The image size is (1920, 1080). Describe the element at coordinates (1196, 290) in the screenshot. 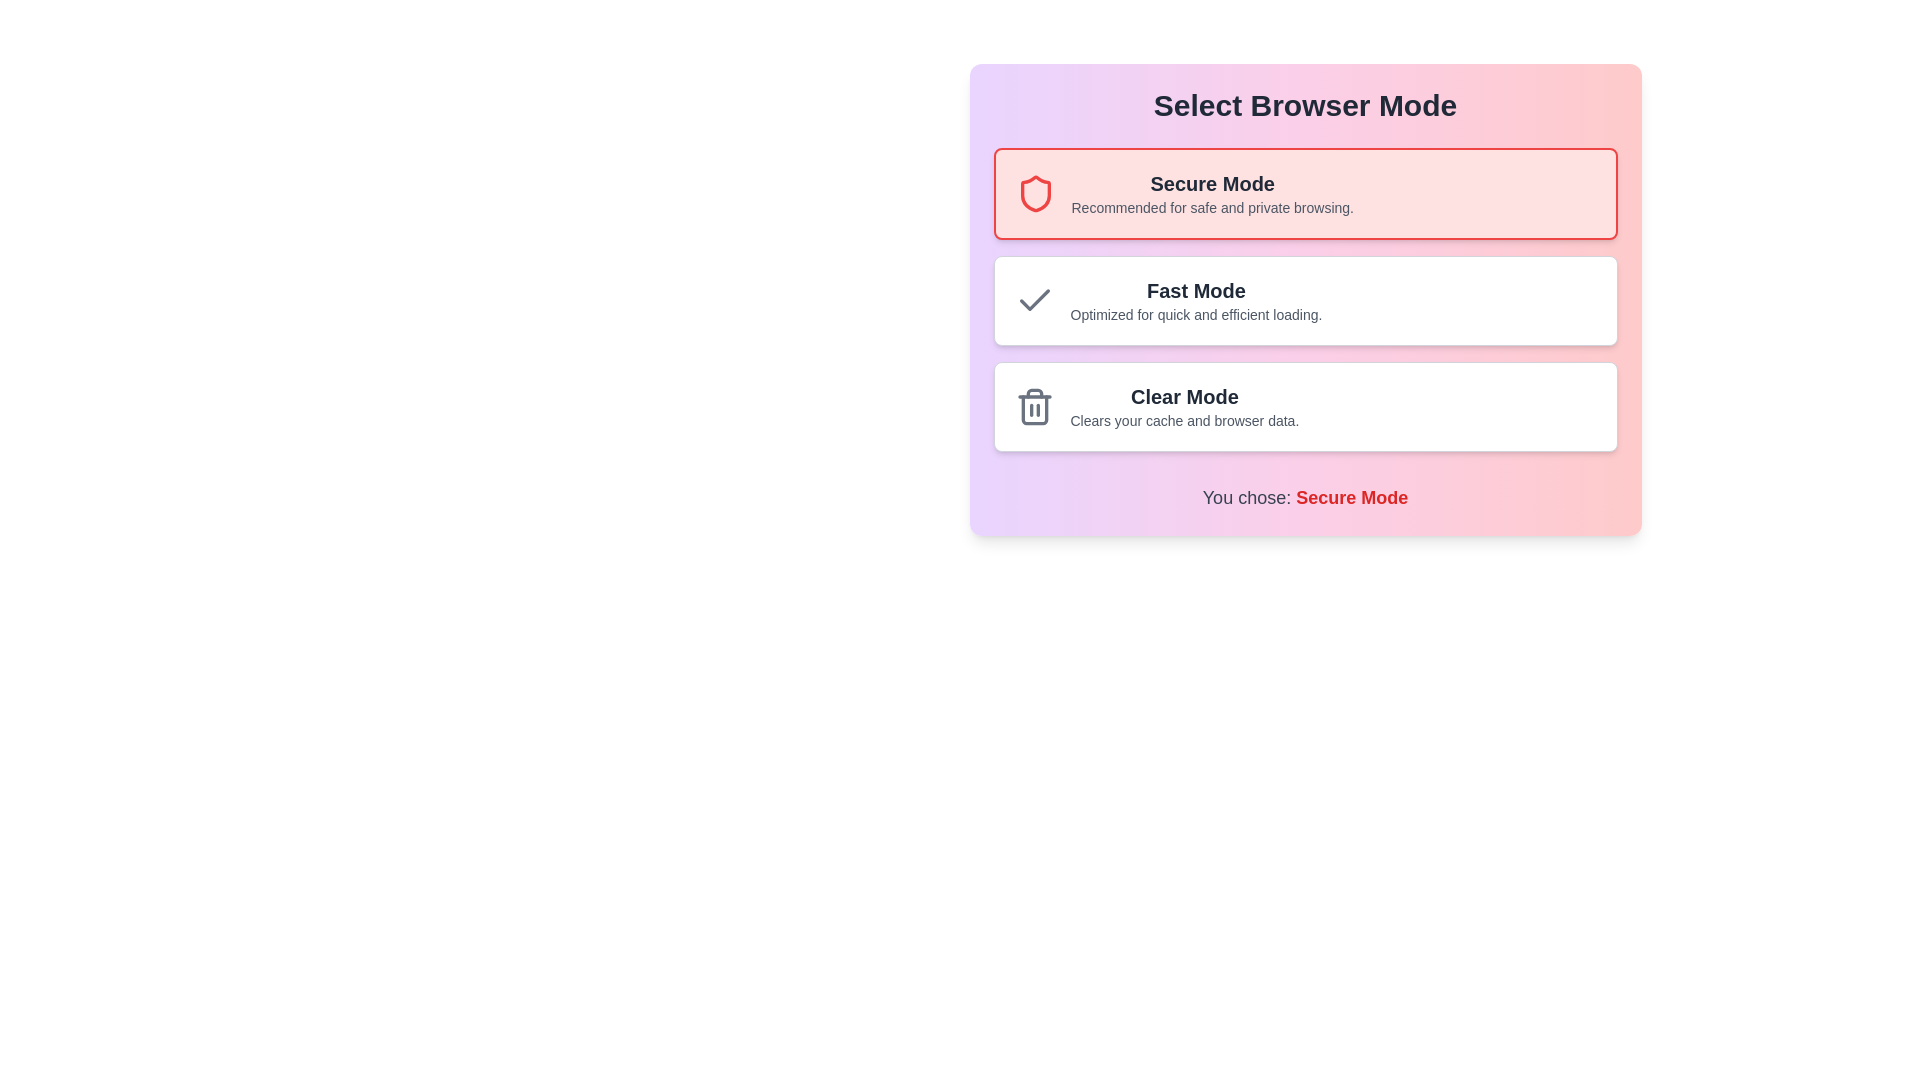

I see `the 'Fast Mode' text label, which serves as a heading in the selection interface for browser modes, centrally aligned within its rectangular box` at that location.